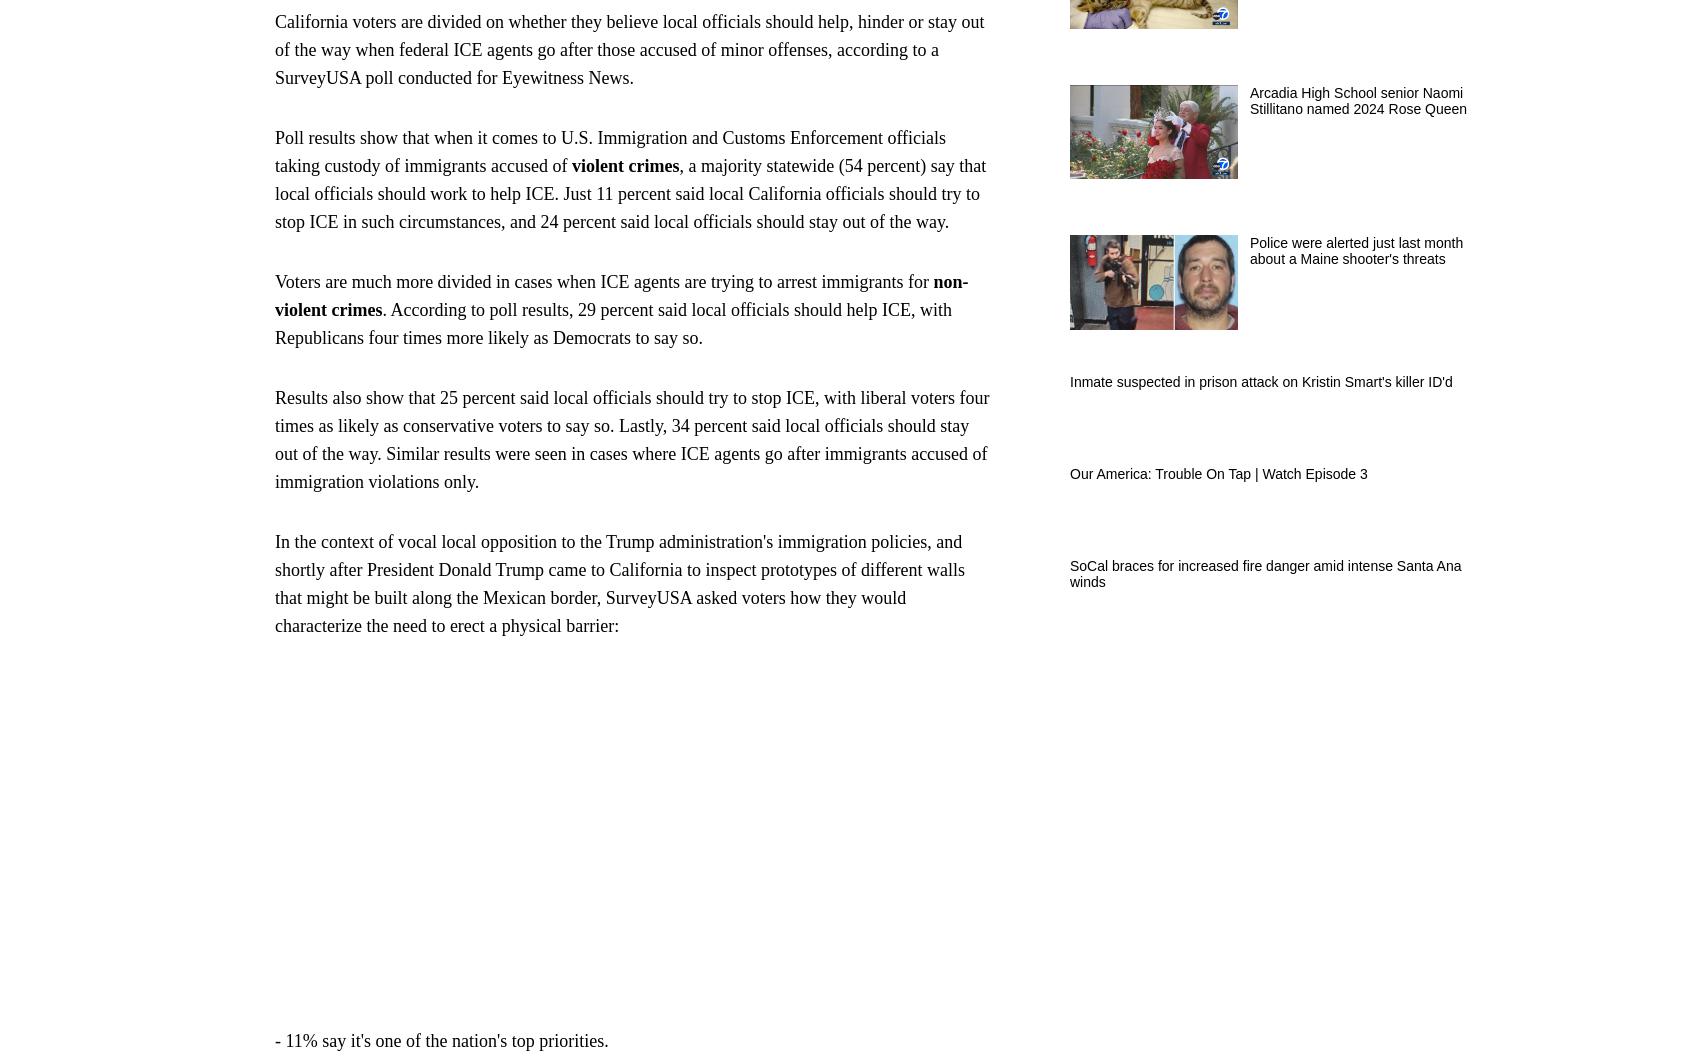  I want to click on ', a majority statewide (54 percent) say that local officials should work to help ICE. Just 11 percent said local California officials should try to stop ICE in such circumstances, and 24 percent said local officials should stay out of the way.', so click(629, 191).